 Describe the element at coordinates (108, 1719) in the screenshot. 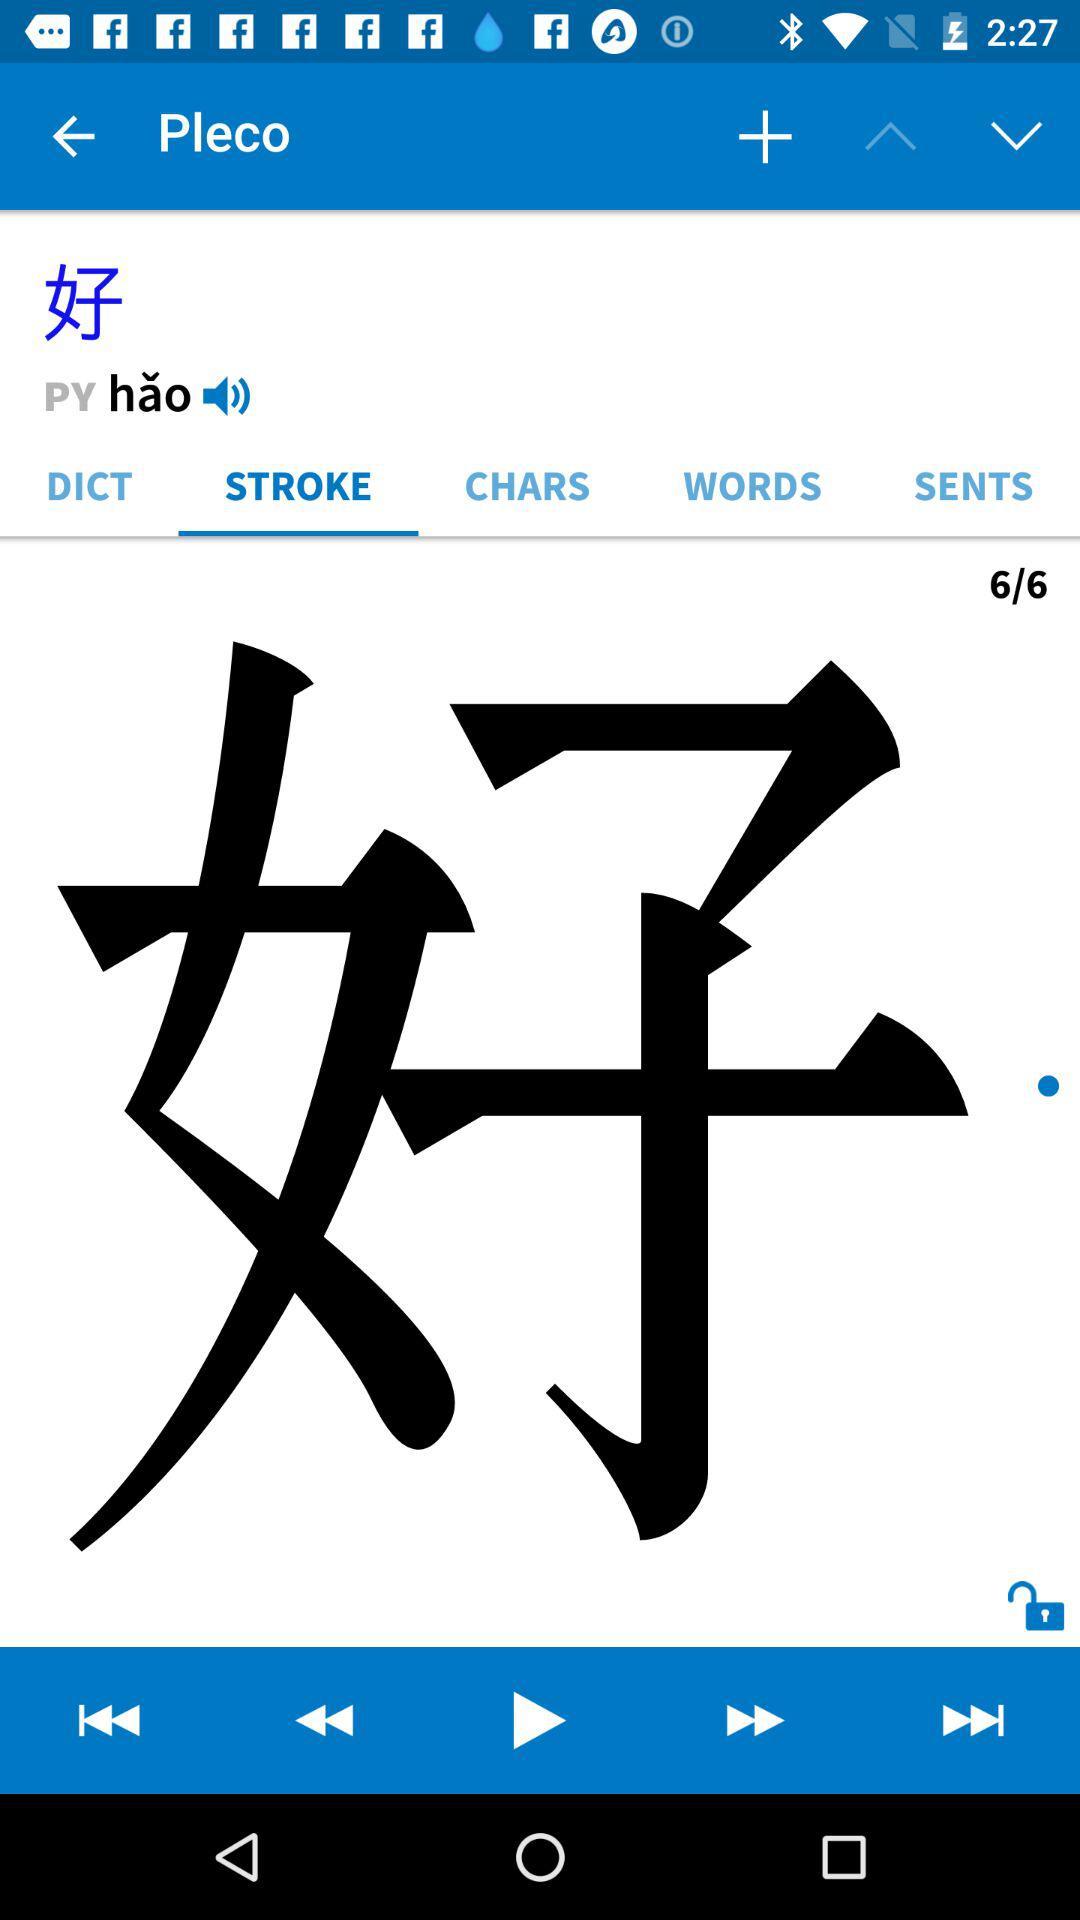

I see `the av_rewind icon` at that location.